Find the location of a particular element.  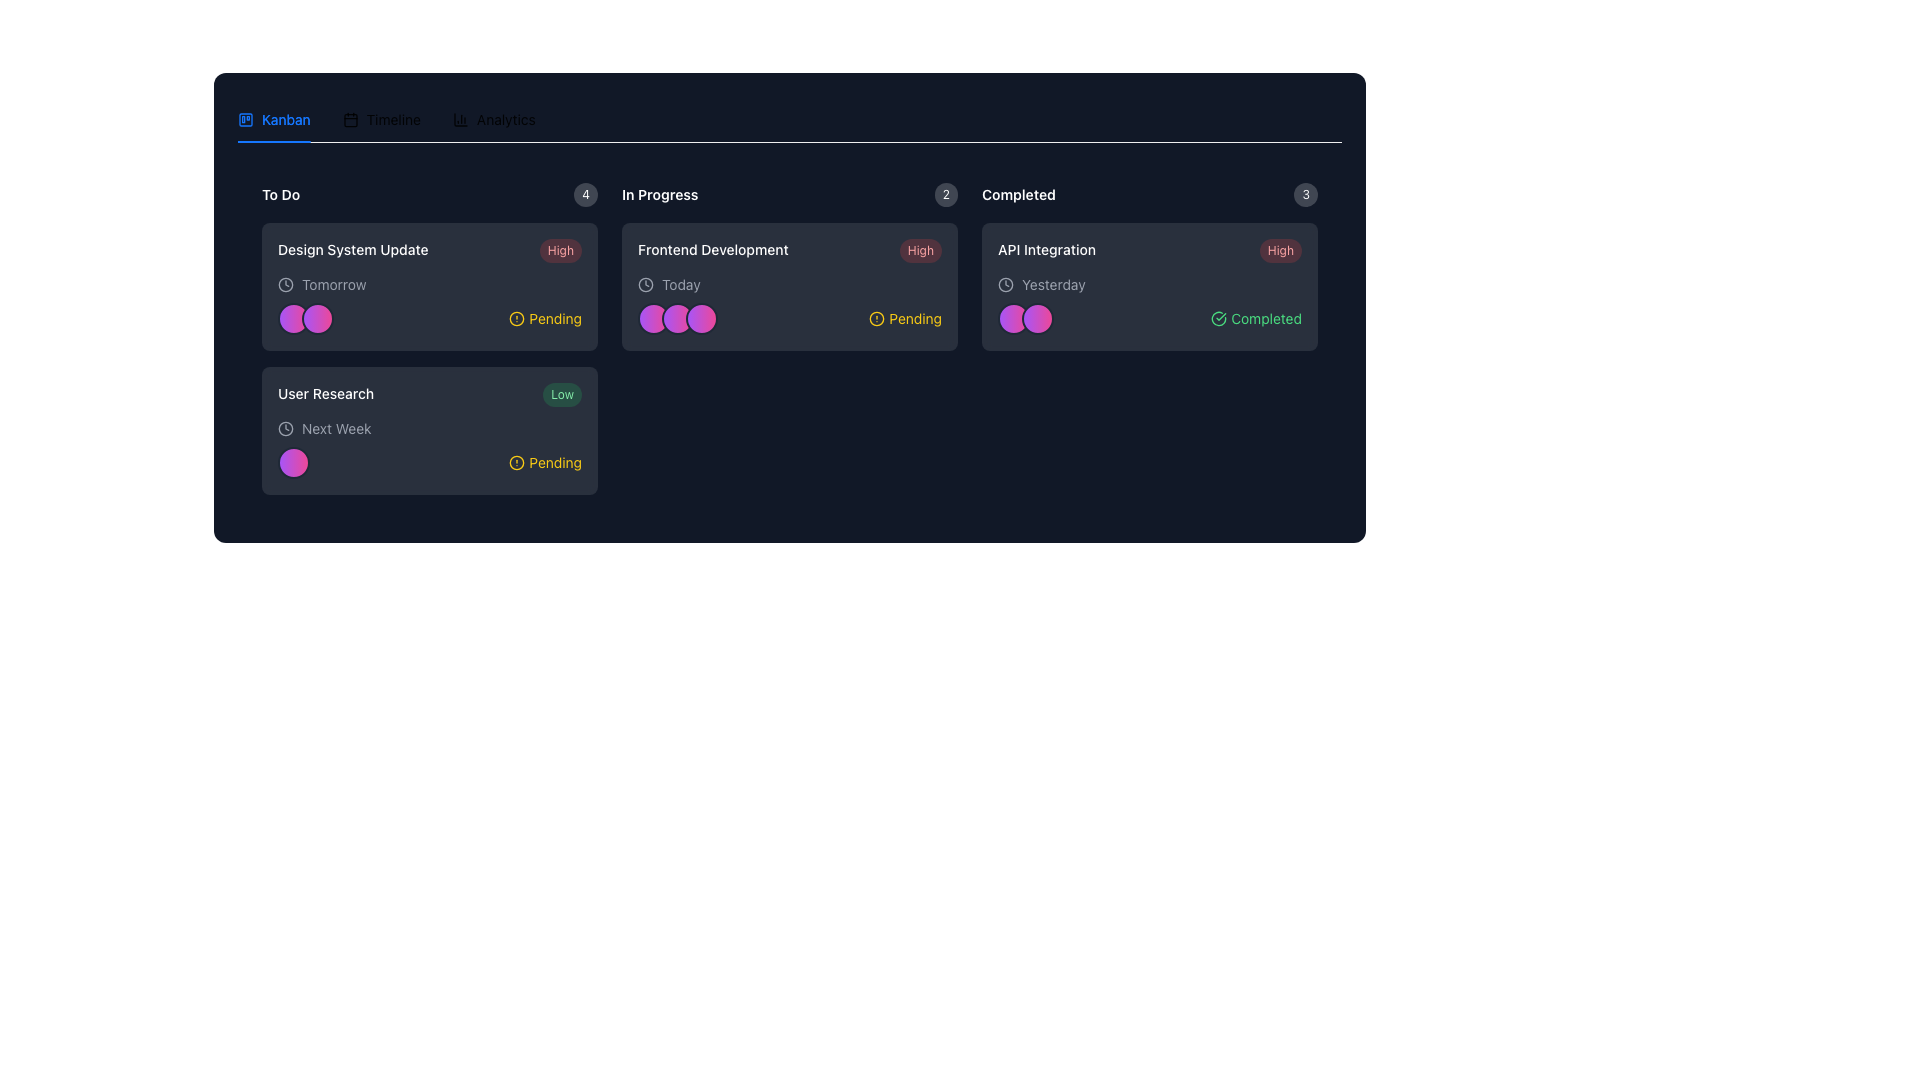

the static text element labeled 'Tomorrow' styled in gray, located within the 'Design System Update' task card under the 'To Do' column is located at coordinates (334, 285).